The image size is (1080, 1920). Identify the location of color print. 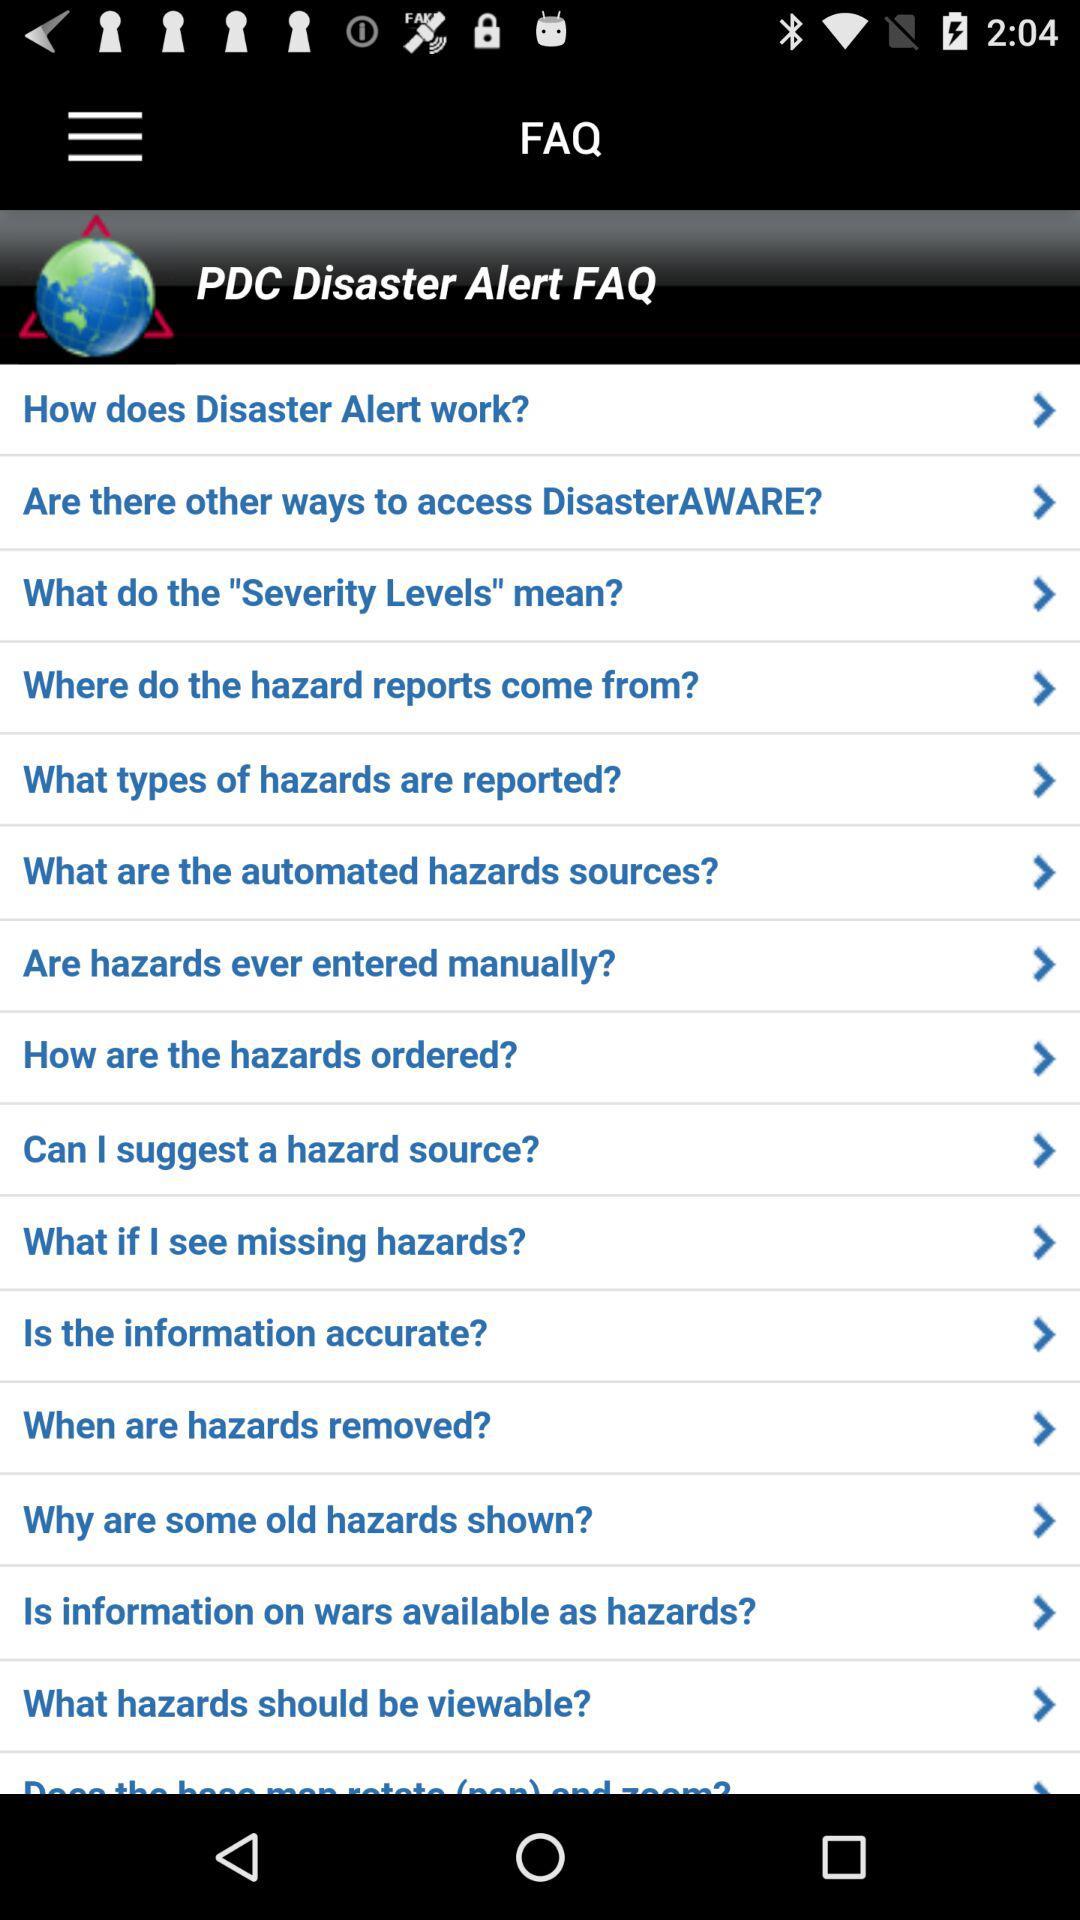
(540, 1002).